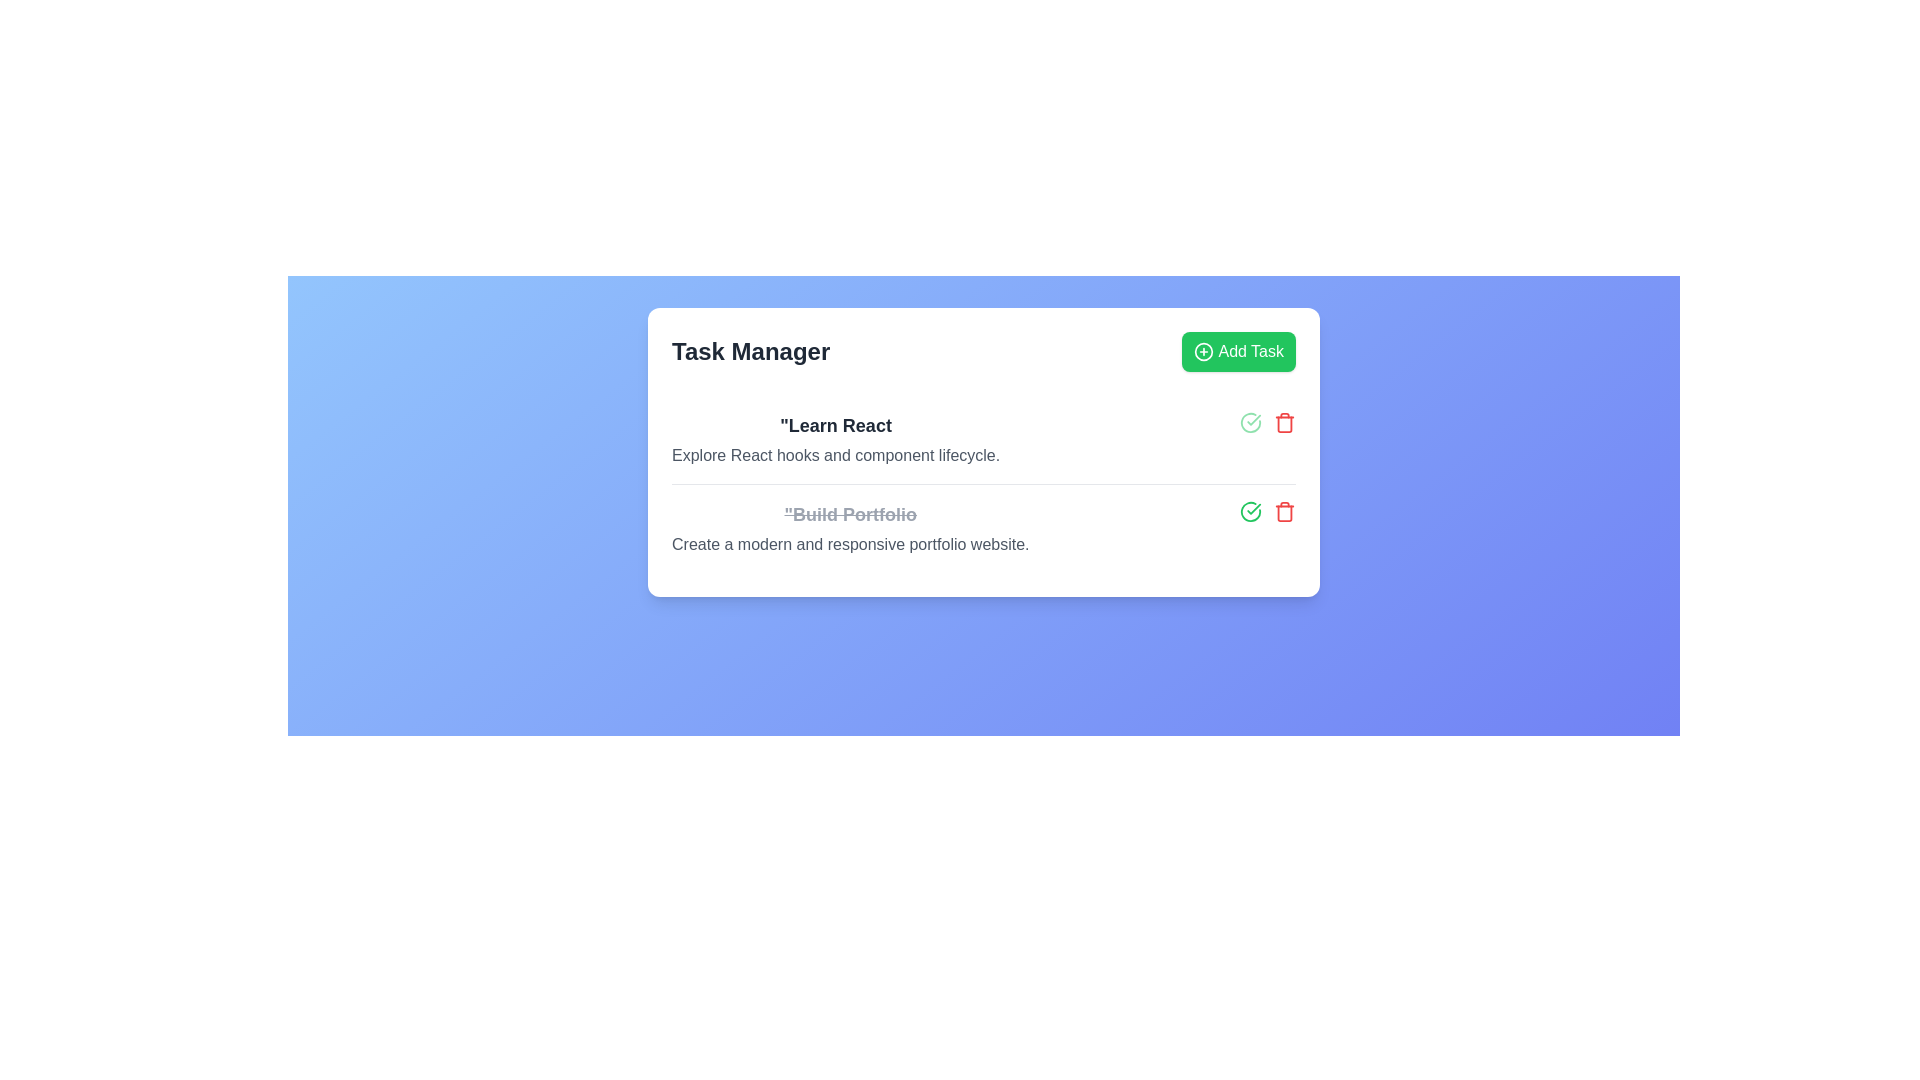  What do you see at coordinates (1203, 350) in the screenshot?
I see `the circular '+' icon located to the left of the 'Add Task' label within the green button at the top-right corner of the interface` at bounding box center [1203, 350].